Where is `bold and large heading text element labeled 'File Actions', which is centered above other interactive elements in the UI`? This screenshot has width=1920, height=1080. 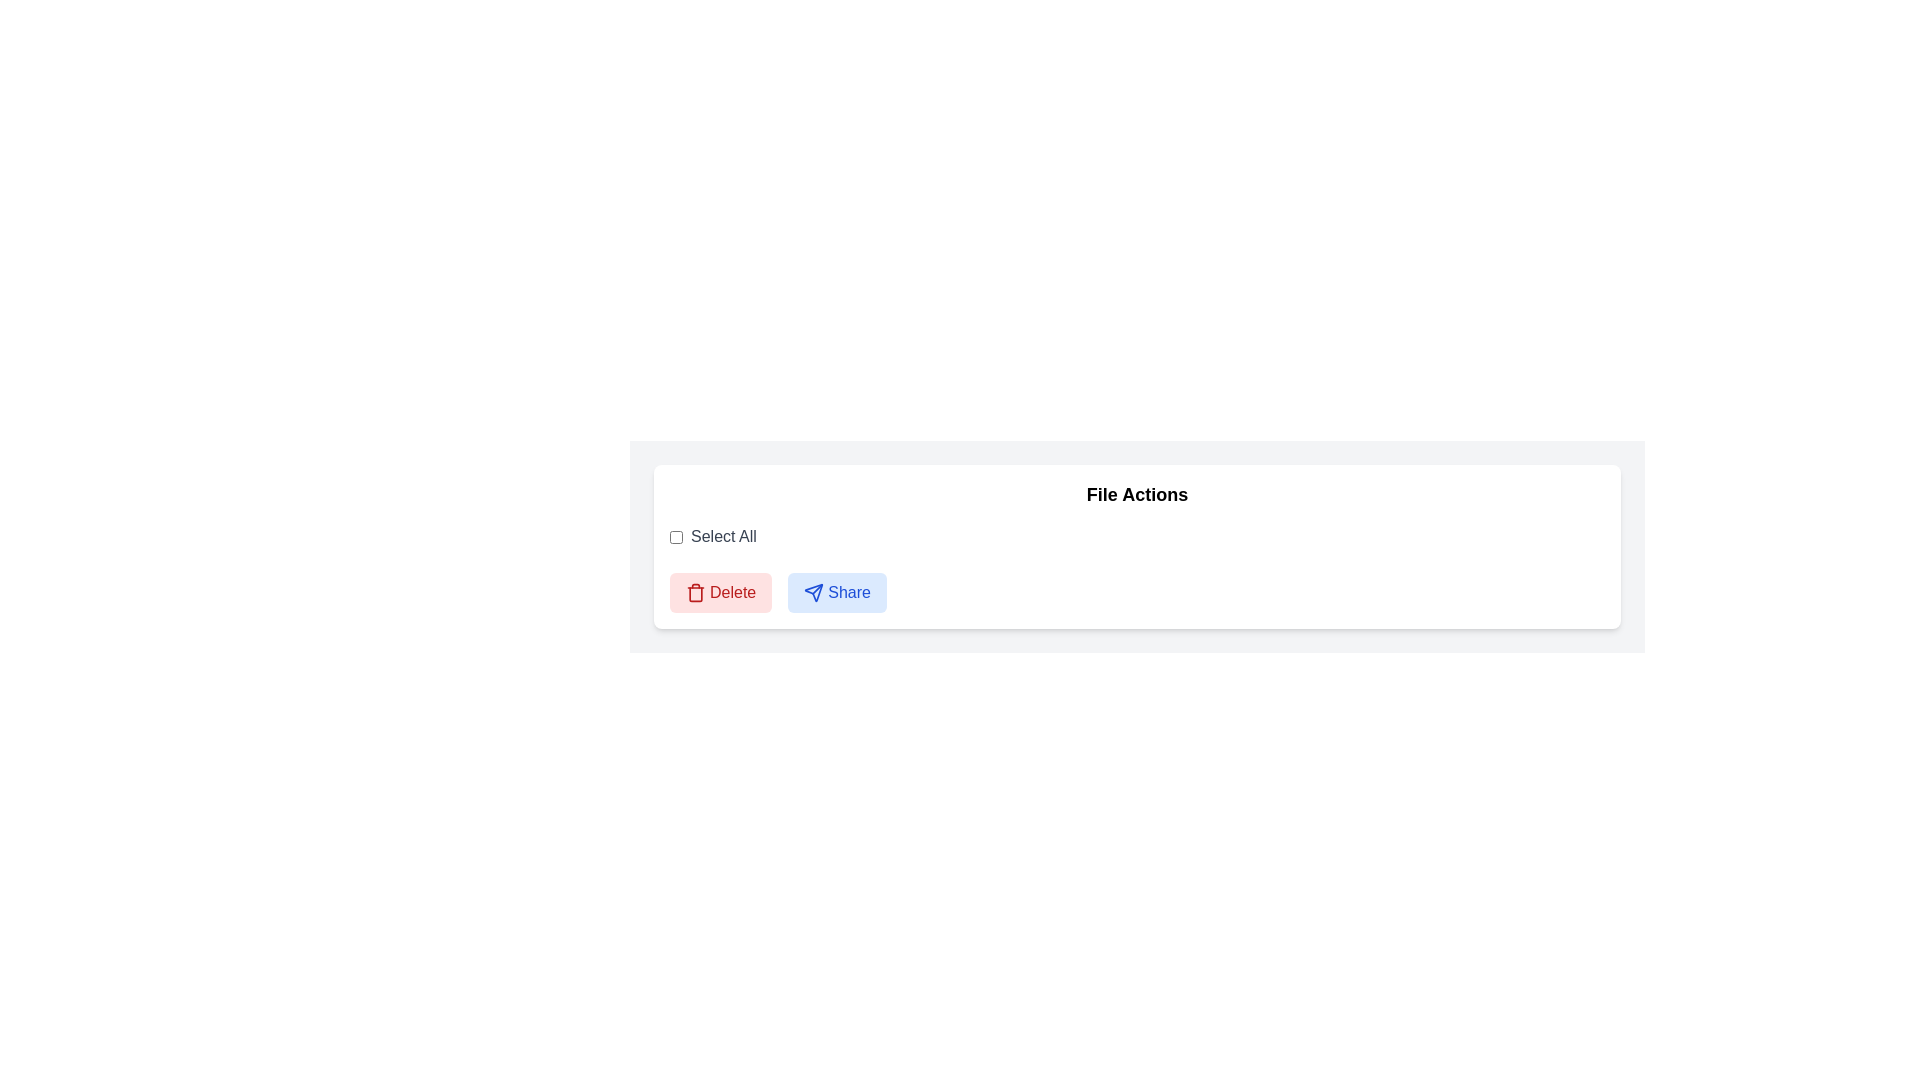 bold and large heading text element labeled 'File Actions', which is centered above other interactive elements in the UI is located at coordinates (1137, 494).